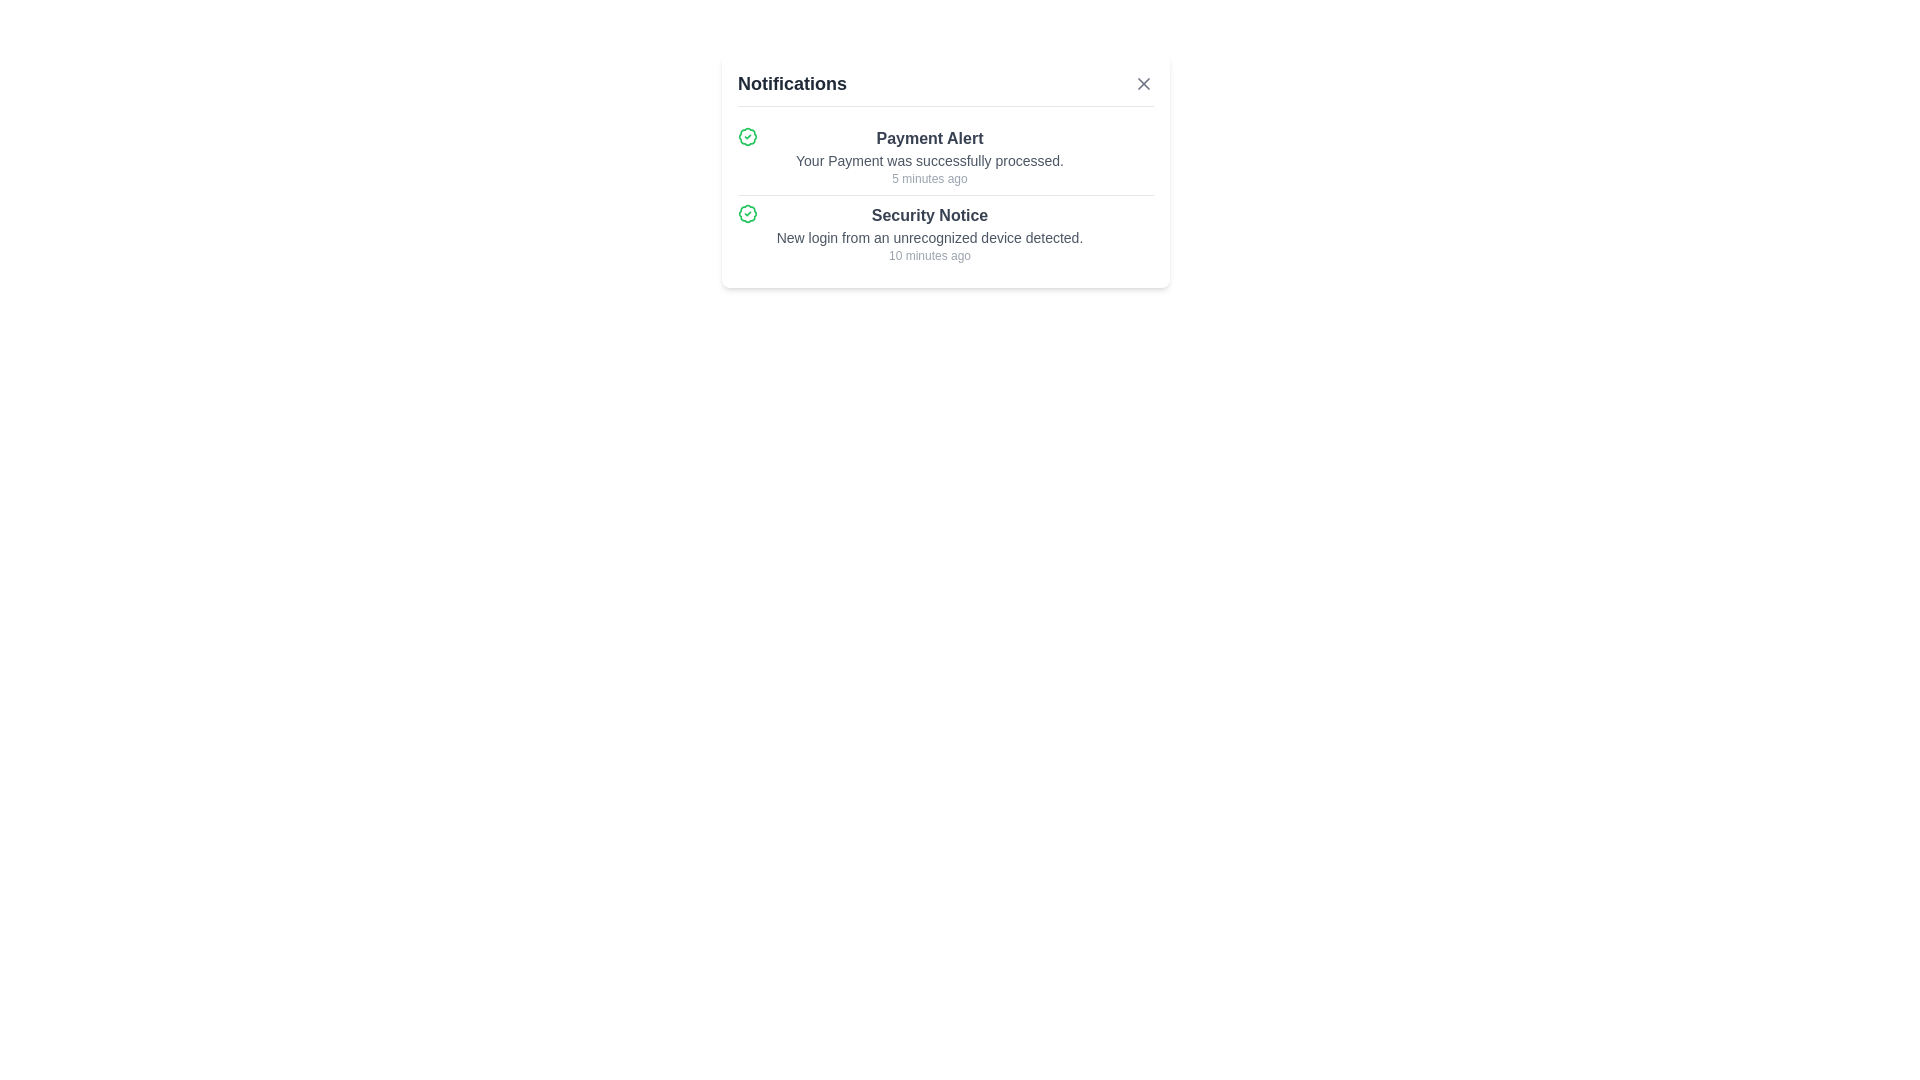 The height and width of the screenshot is (1080, 1920). Describe the element at coordinates (944, 156) in the screenshot. I see `the first notification in the notifications panel to acknowledge the recent successful payment event` at that location.